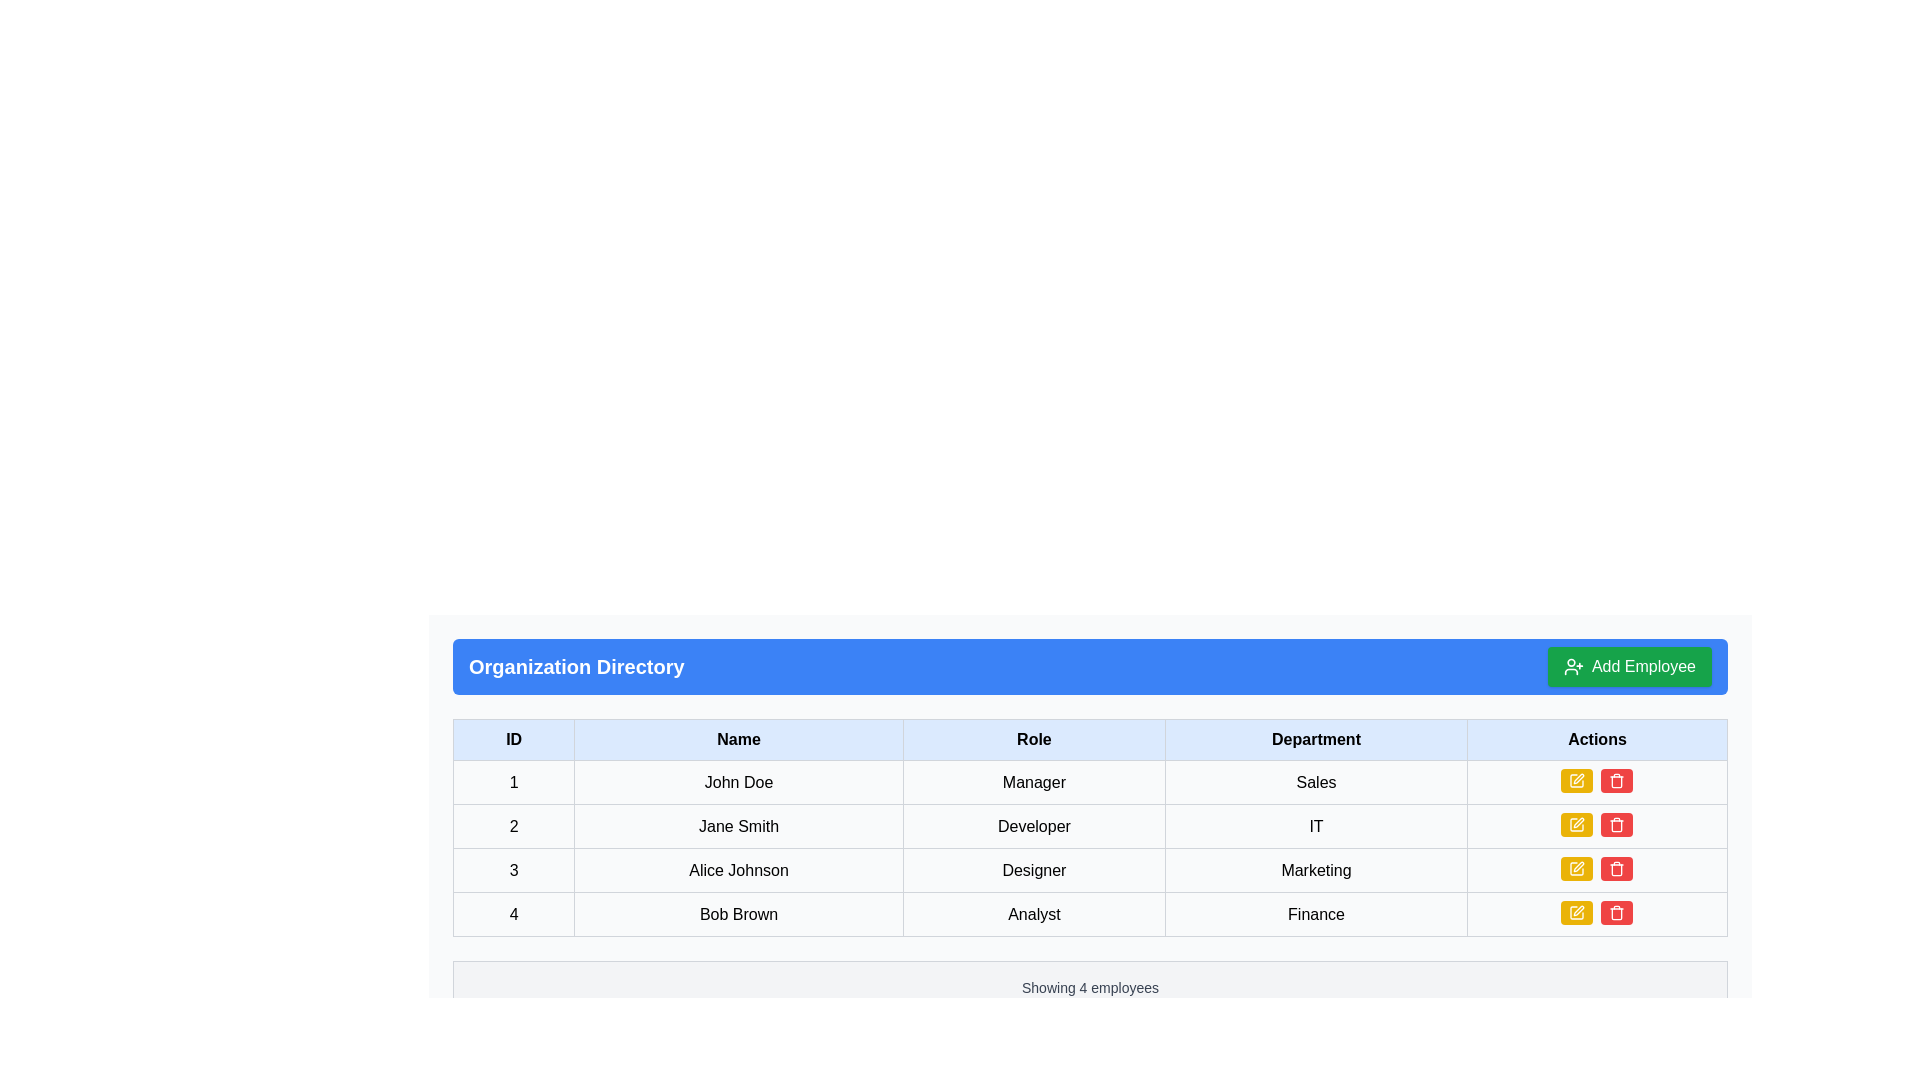  I want to click on the green button labeled 'Add Employee' located on the right side of the 'Organization Directory' header, so click(1629, 667).